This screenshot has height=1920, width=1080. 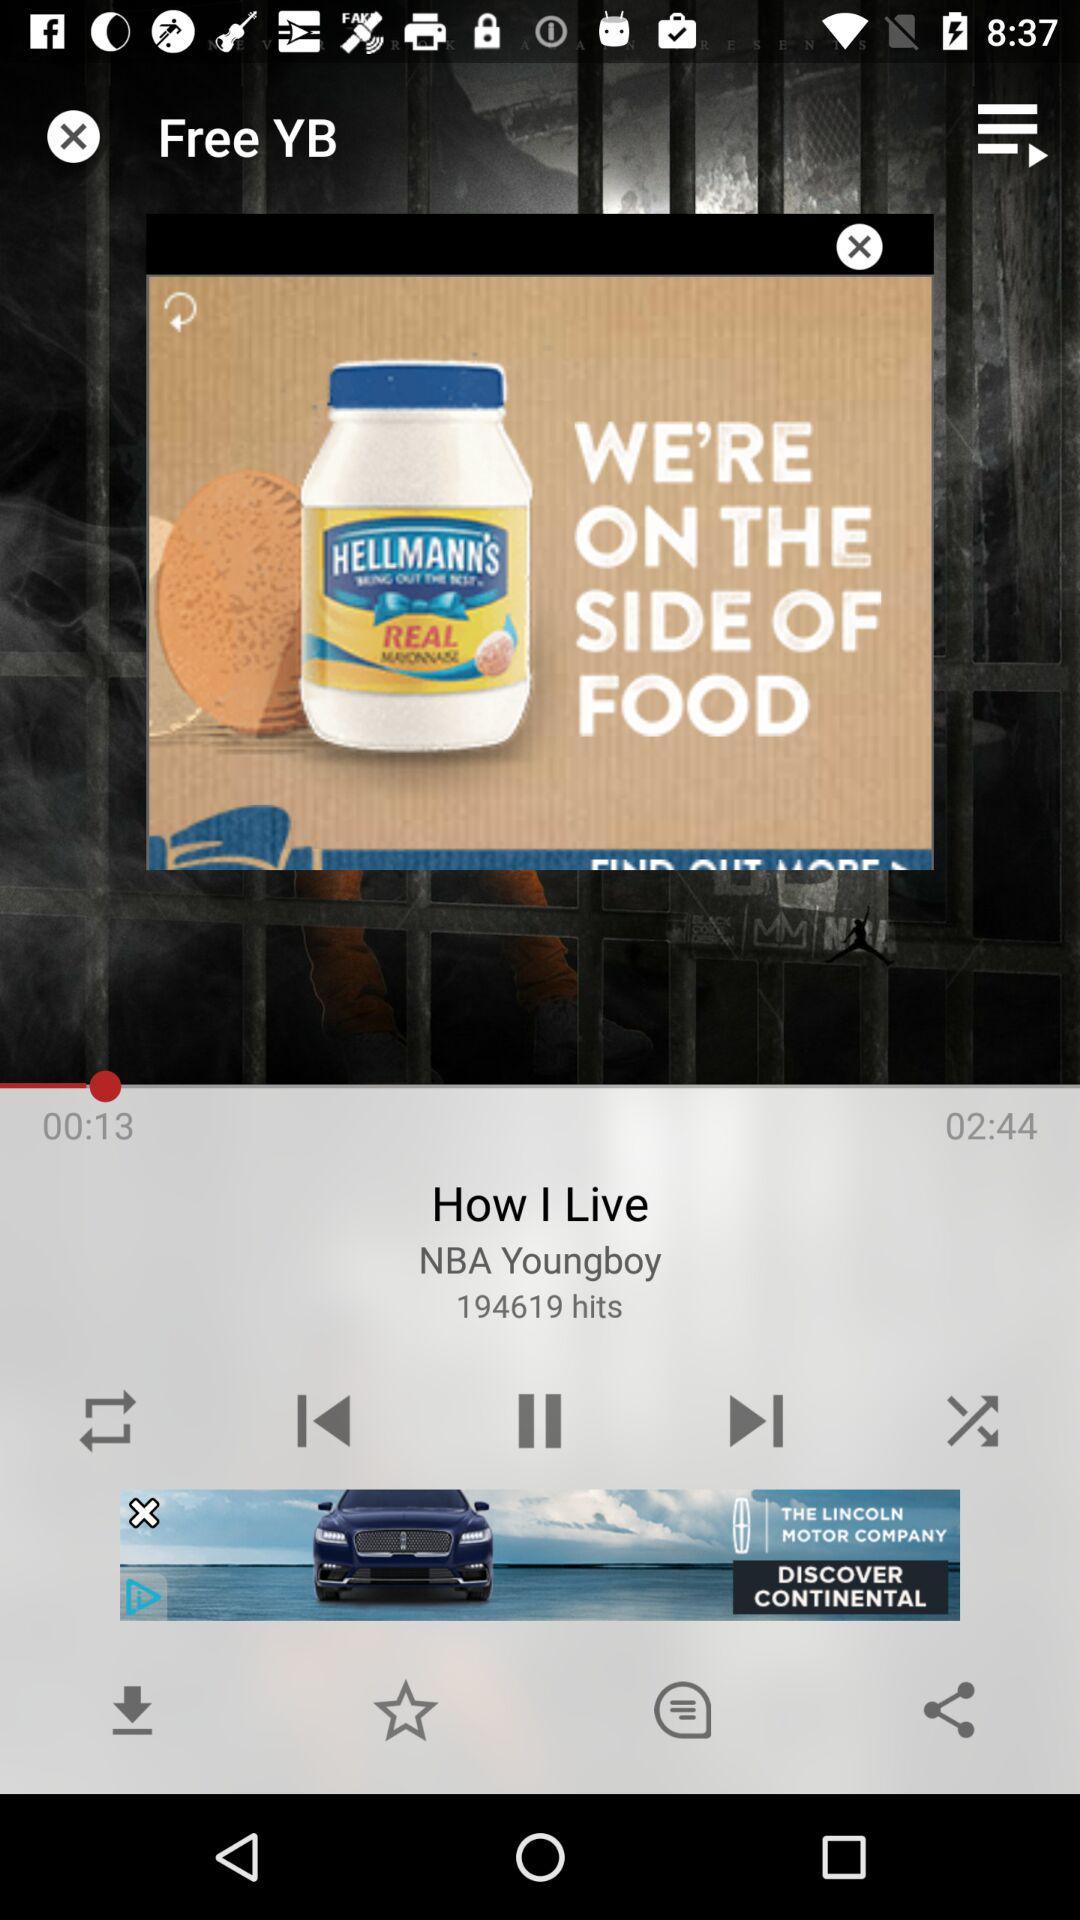 I want to click on play list, so click(x=1013, y=136).